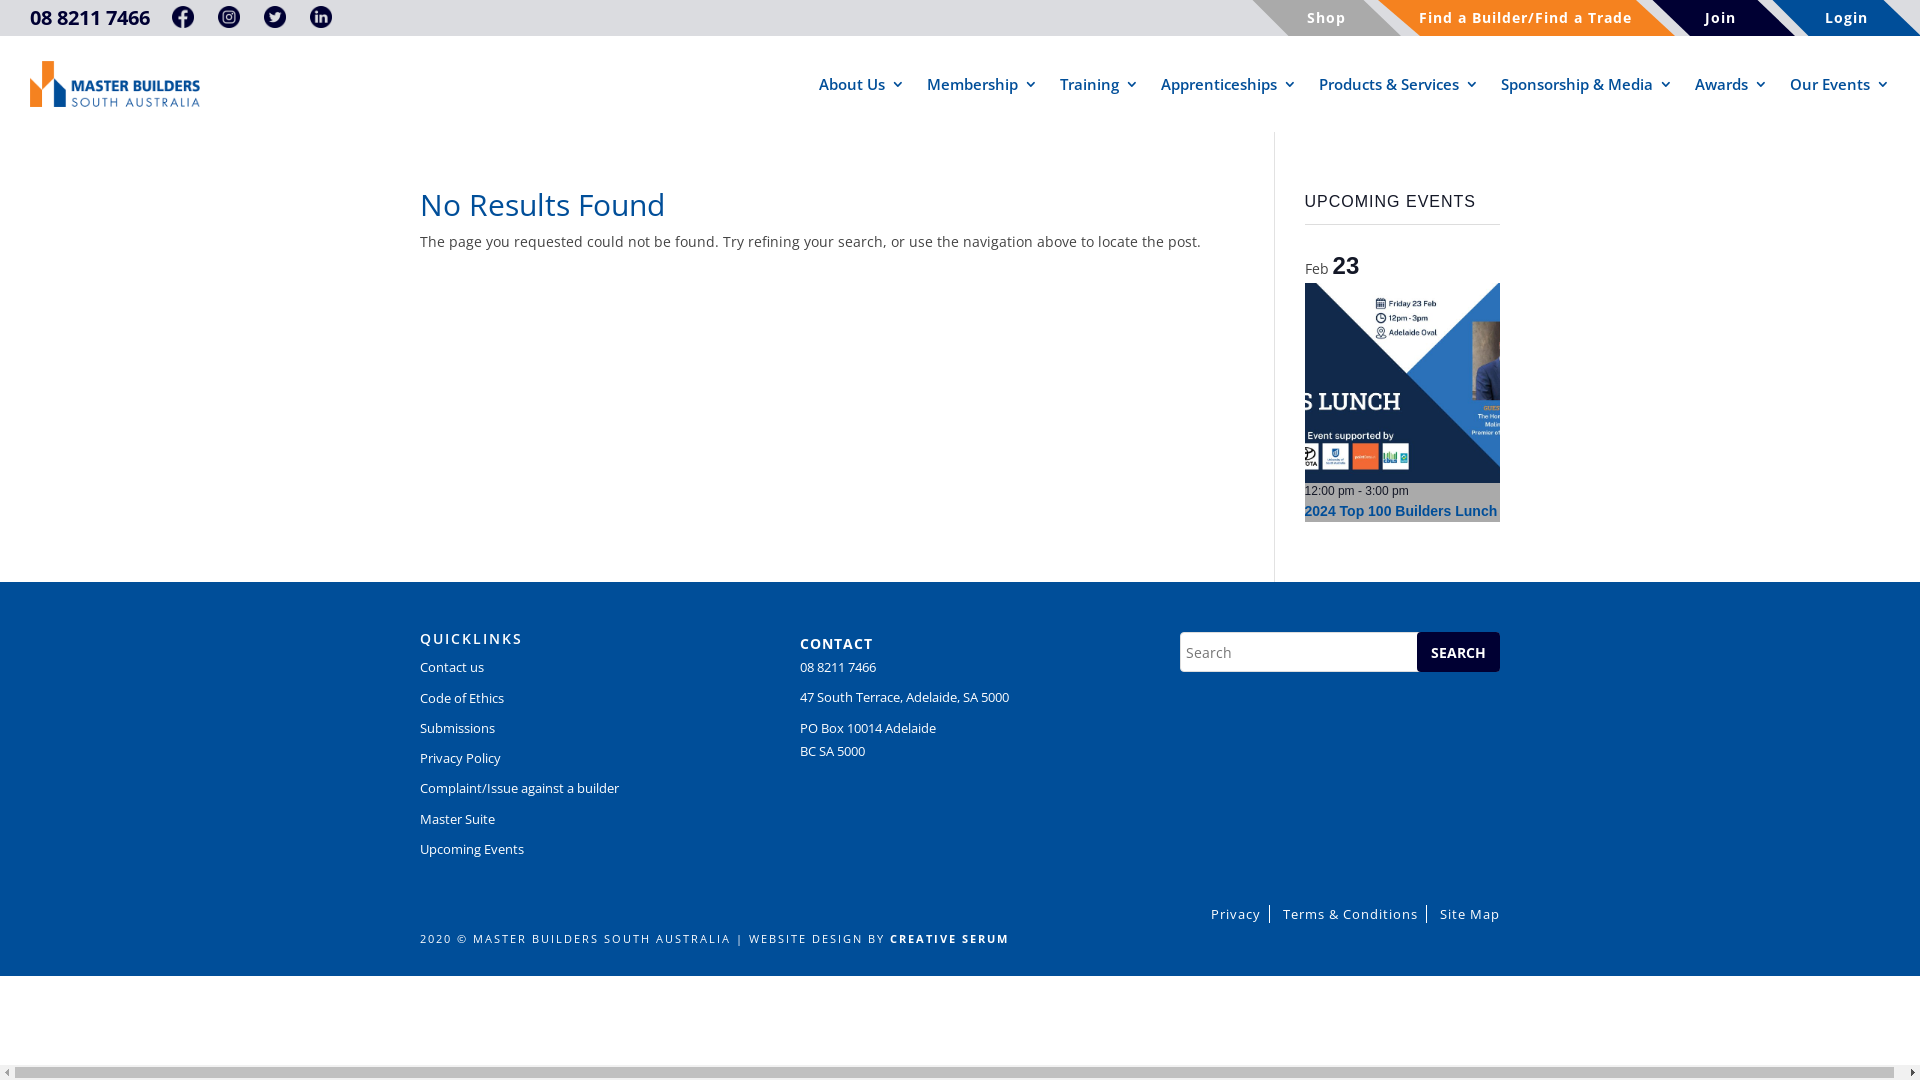 Image resolution: width=1920 pixels, height=1080 pixels. I want to click on 'Membership', so click(982, 83).